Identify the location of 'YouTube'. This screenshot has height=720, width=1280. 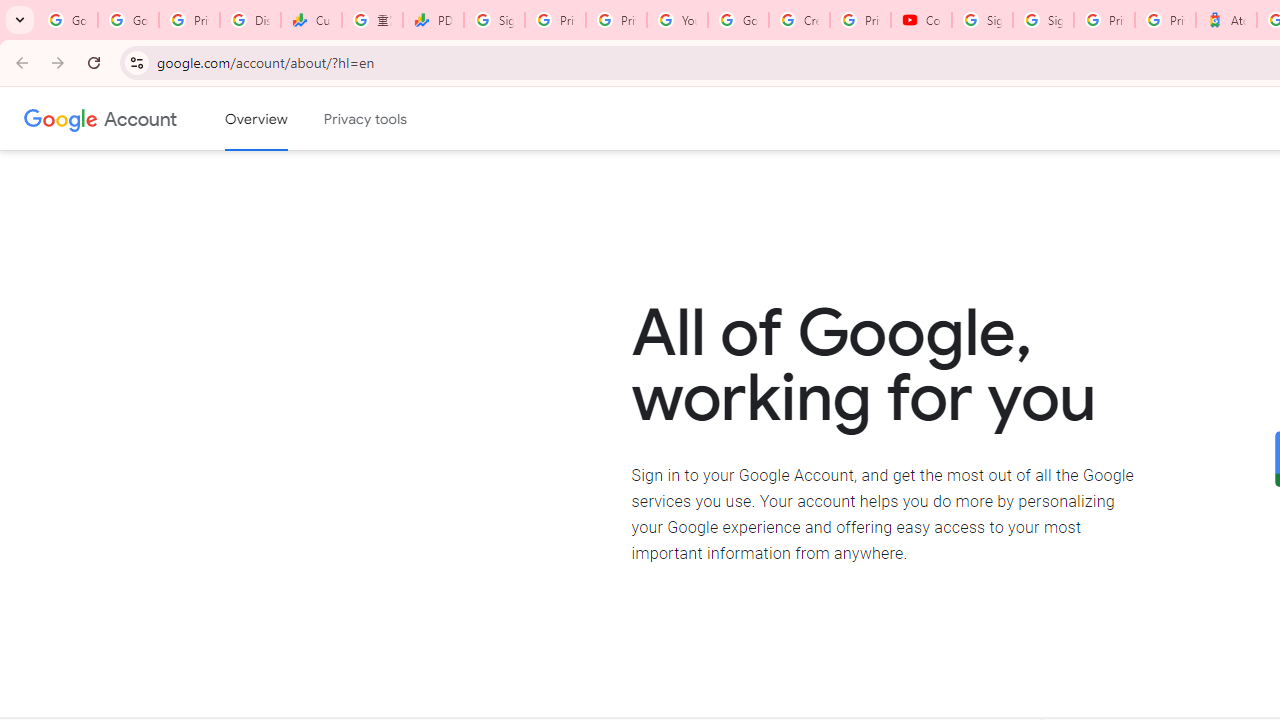
(677, 20).